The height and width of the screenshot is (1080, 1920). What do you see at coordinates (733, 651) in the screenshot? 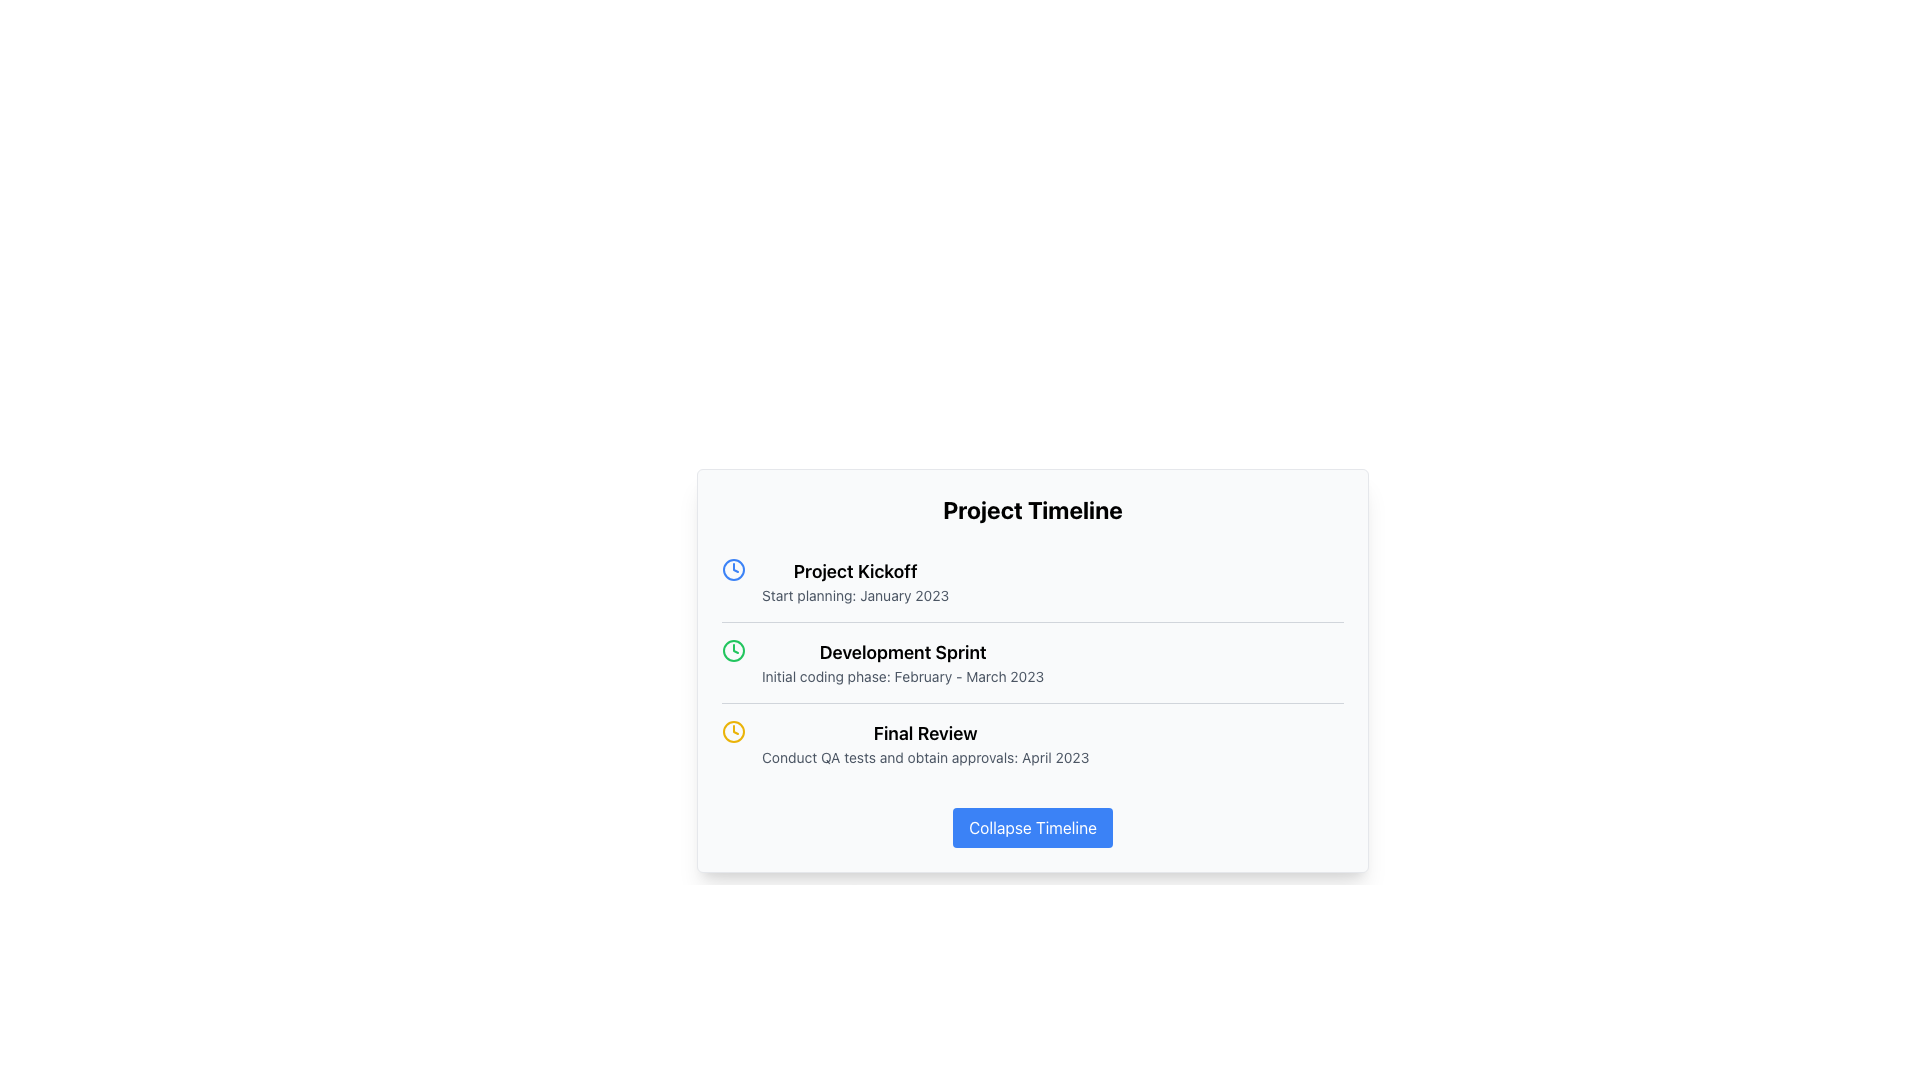
I see `the informative time or schedule icon located to the extreme left of the 'Development Sprint' text within the project timeline` at bounding box center [733, 651].